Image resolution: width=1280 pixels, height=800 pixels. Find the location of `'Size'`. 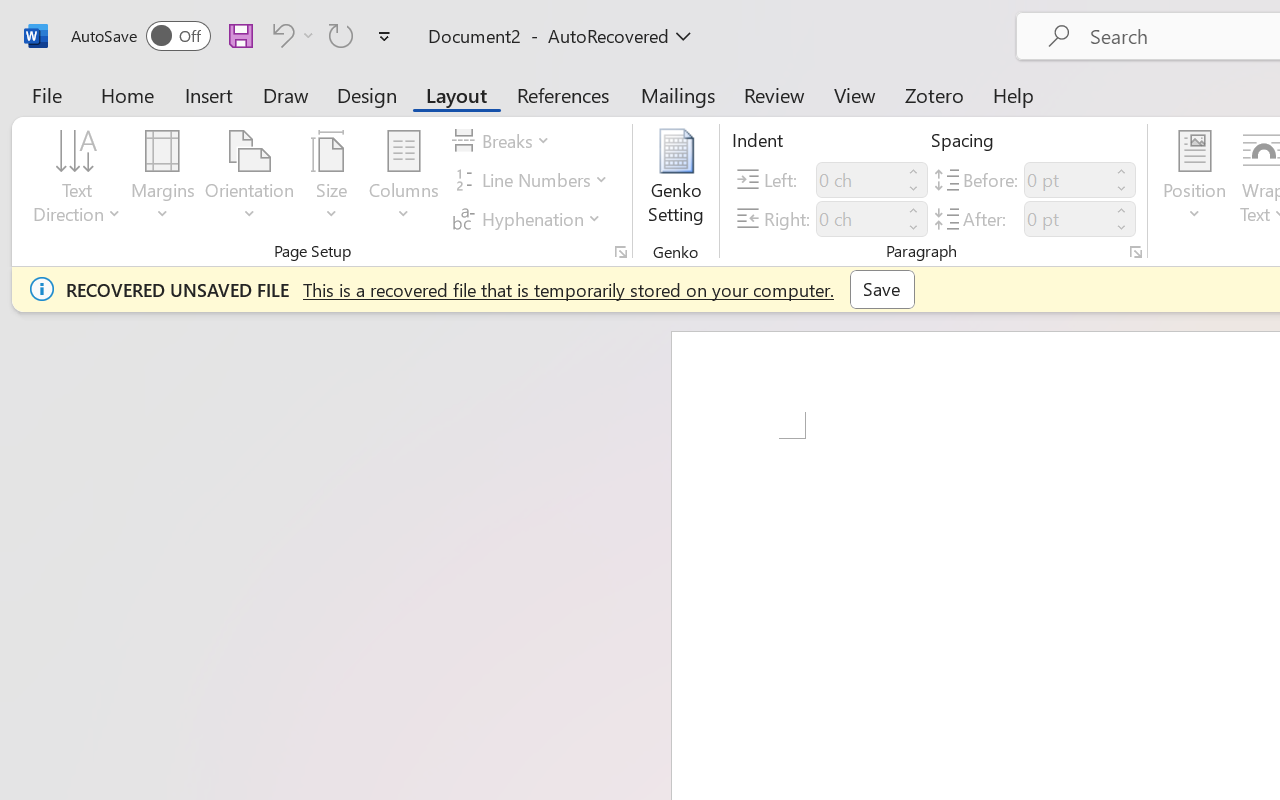

'Size' is located at coordinates (332, 179).